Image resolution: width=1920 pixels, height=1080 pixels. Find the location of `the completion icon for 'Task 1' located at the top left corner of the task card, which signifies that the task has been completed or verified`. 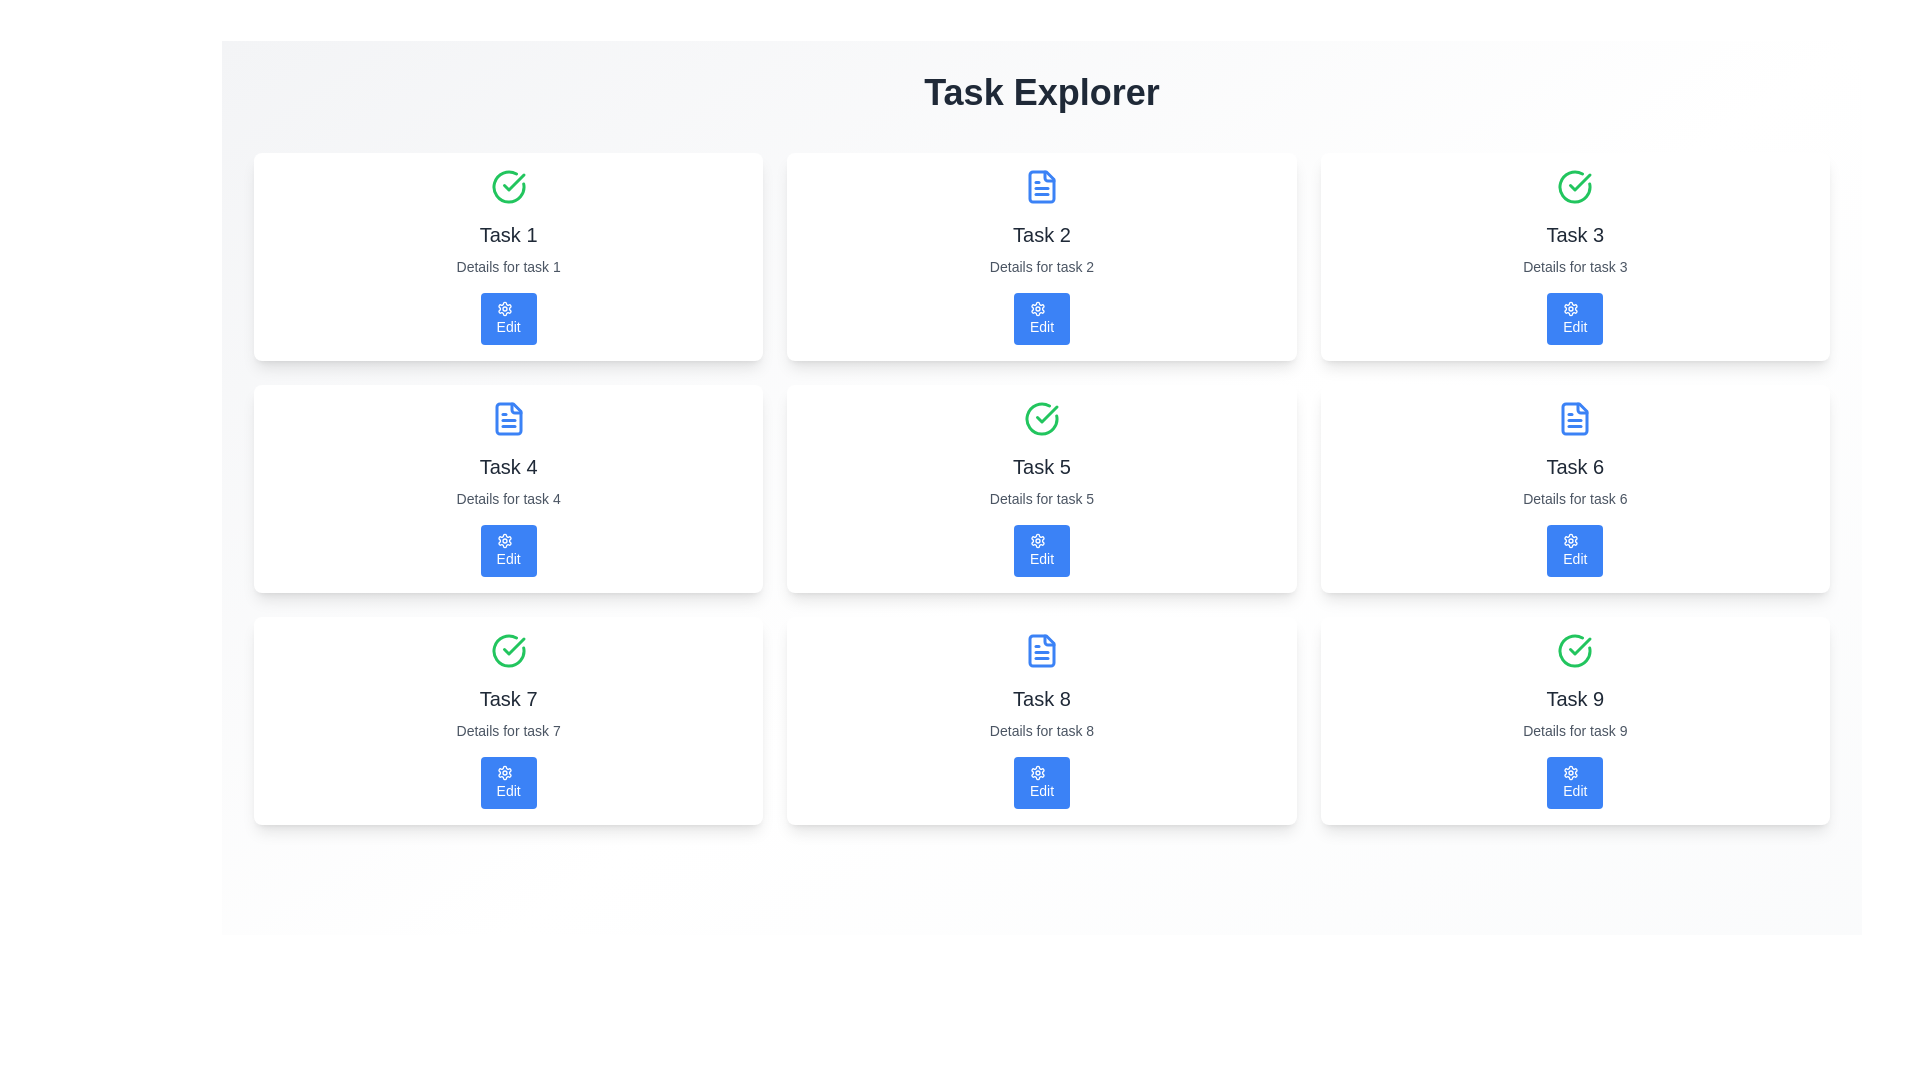

the completion icon for 'Task 1' located at the top left corner of the task card, which signifies that the task has been completed or verified is located at coordinates (508, 186).